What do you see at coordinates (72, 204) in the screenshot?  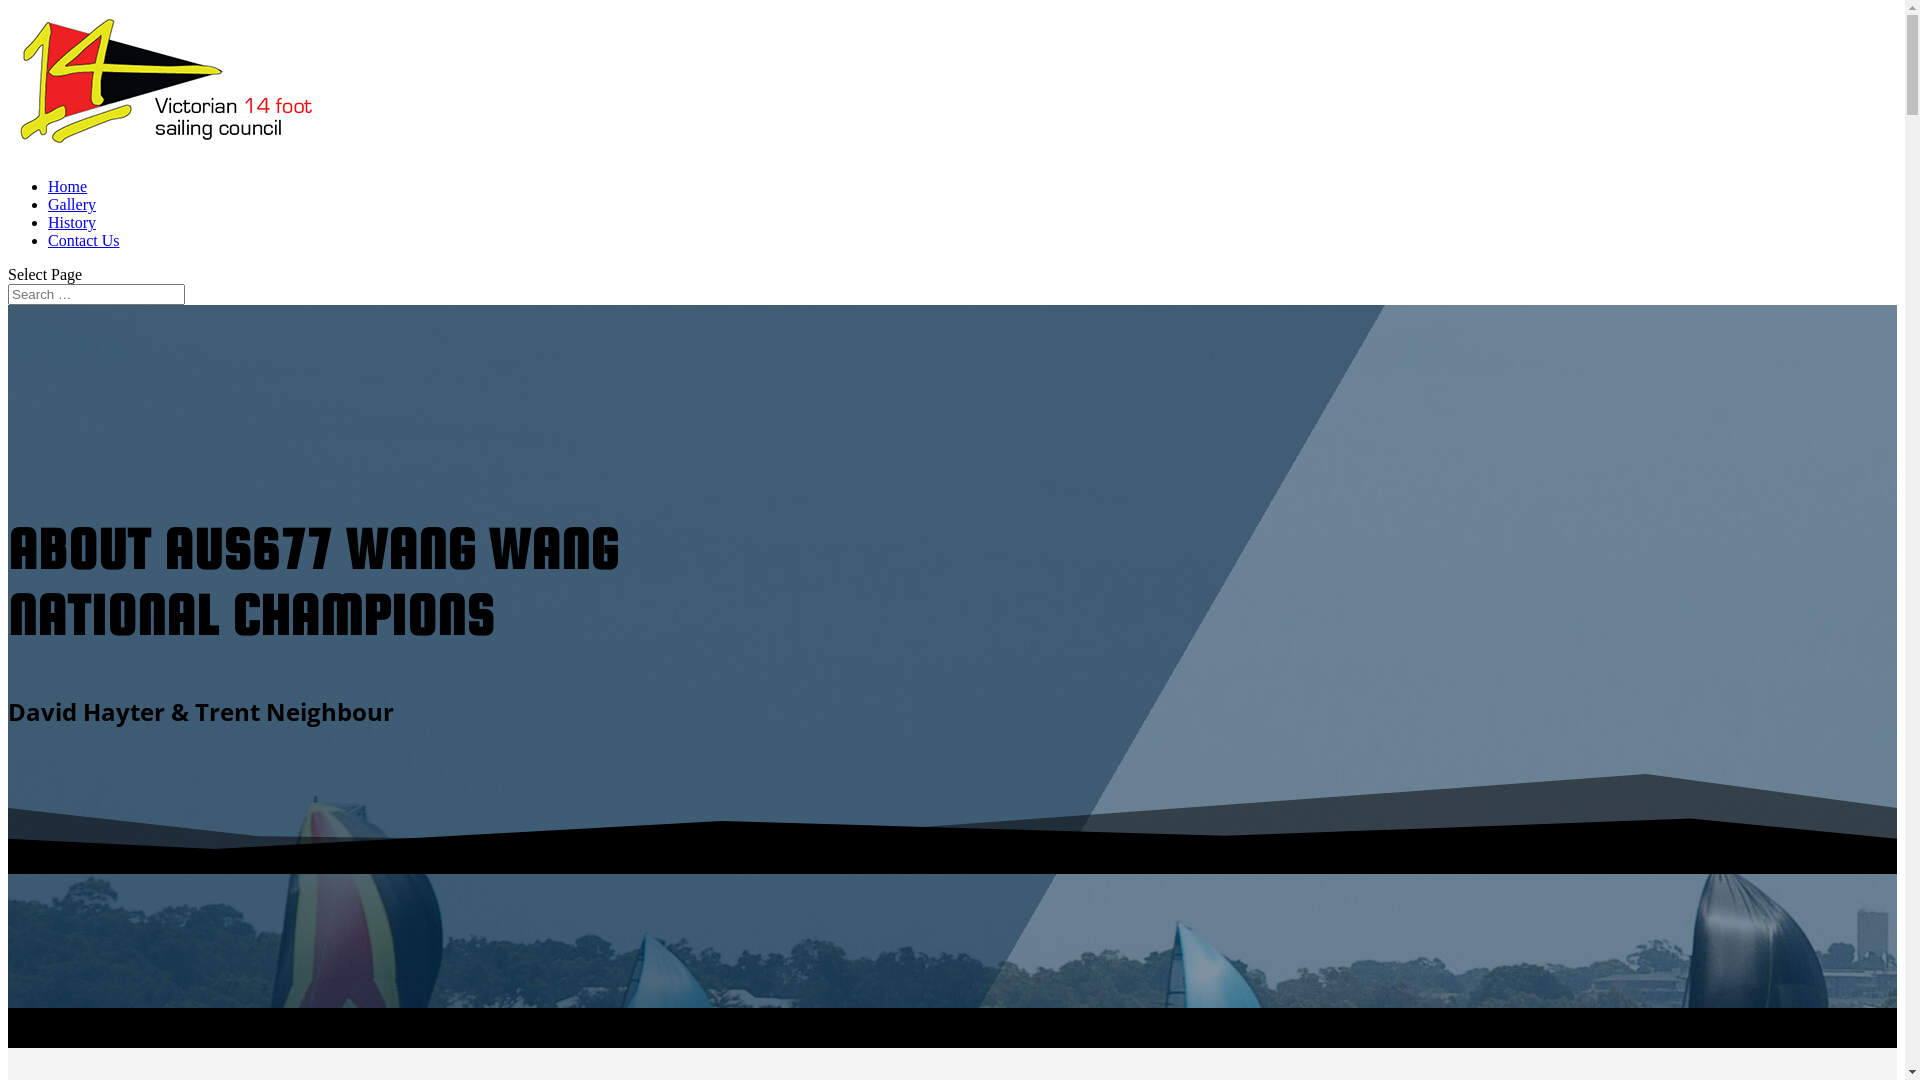 I see `'Gallery'` at bounding box center [72, 204].